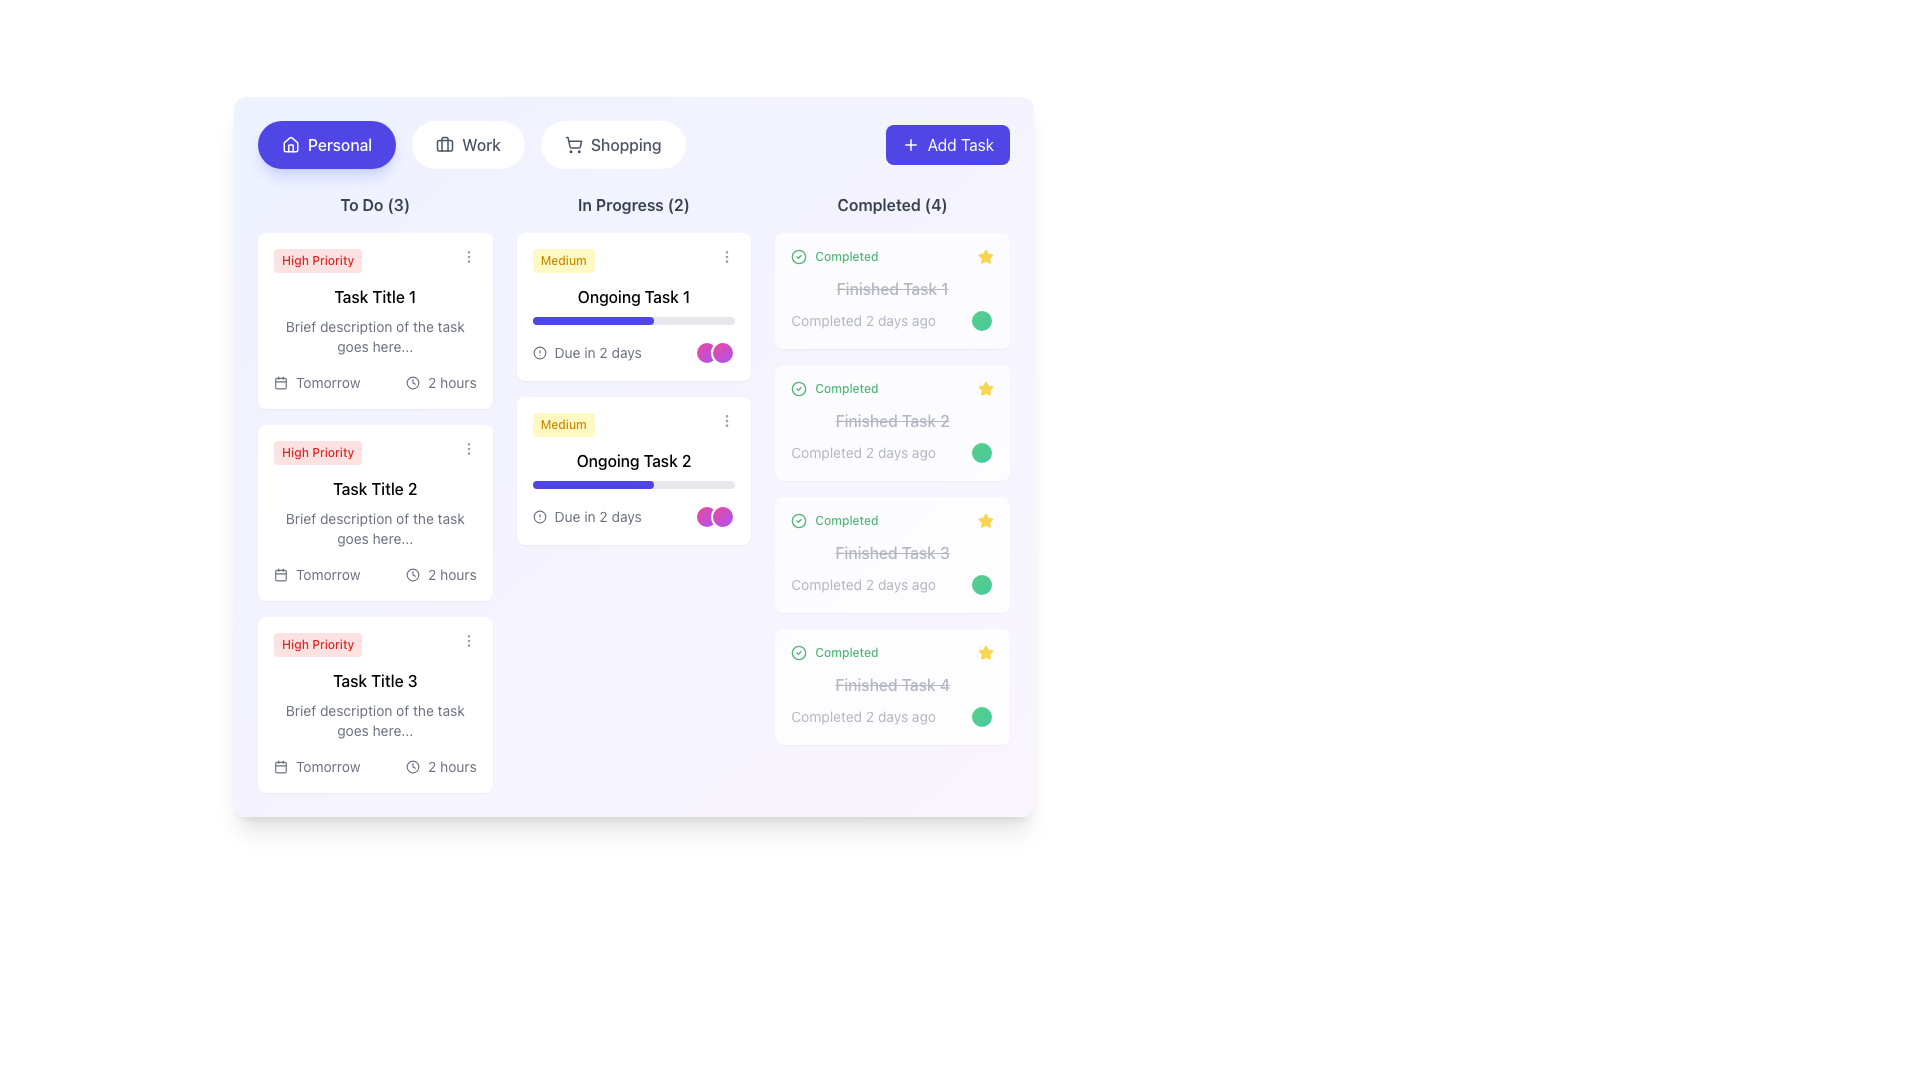 Image resolution: width=1920 pixels, height=1080 pixels. What do you see at coordinates (280, 766) in the screenshot?
I see `the small rectangular shape with slightly rounded corners that represents a part of the calendar icon within the 'To Do' task card titled 'Task Title 3'` at bounding box center [280, 766].